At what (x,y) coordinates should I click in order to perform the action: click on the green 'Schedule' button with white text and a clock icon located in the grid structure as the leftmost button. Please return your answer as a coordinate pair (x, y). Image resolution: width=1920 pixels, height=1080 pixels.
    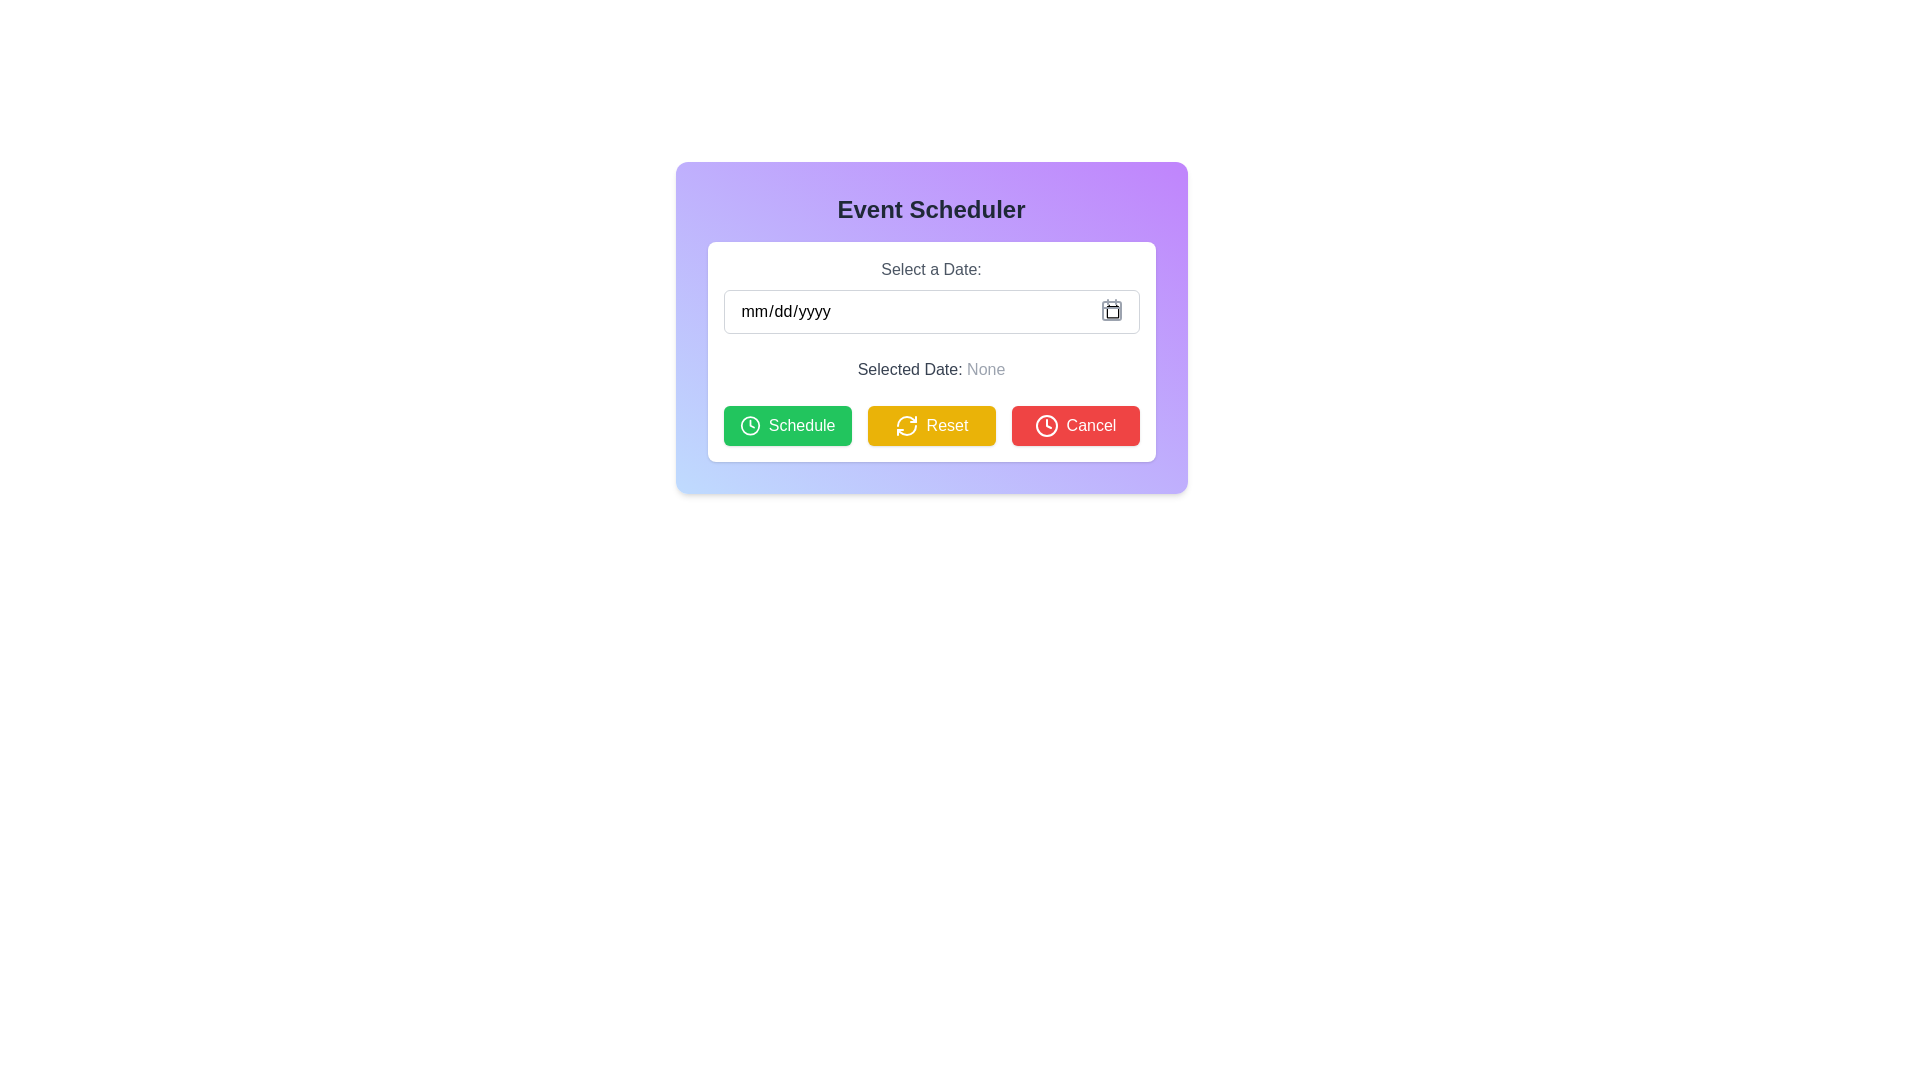
    Looking at the image, I should click on (786, 424).